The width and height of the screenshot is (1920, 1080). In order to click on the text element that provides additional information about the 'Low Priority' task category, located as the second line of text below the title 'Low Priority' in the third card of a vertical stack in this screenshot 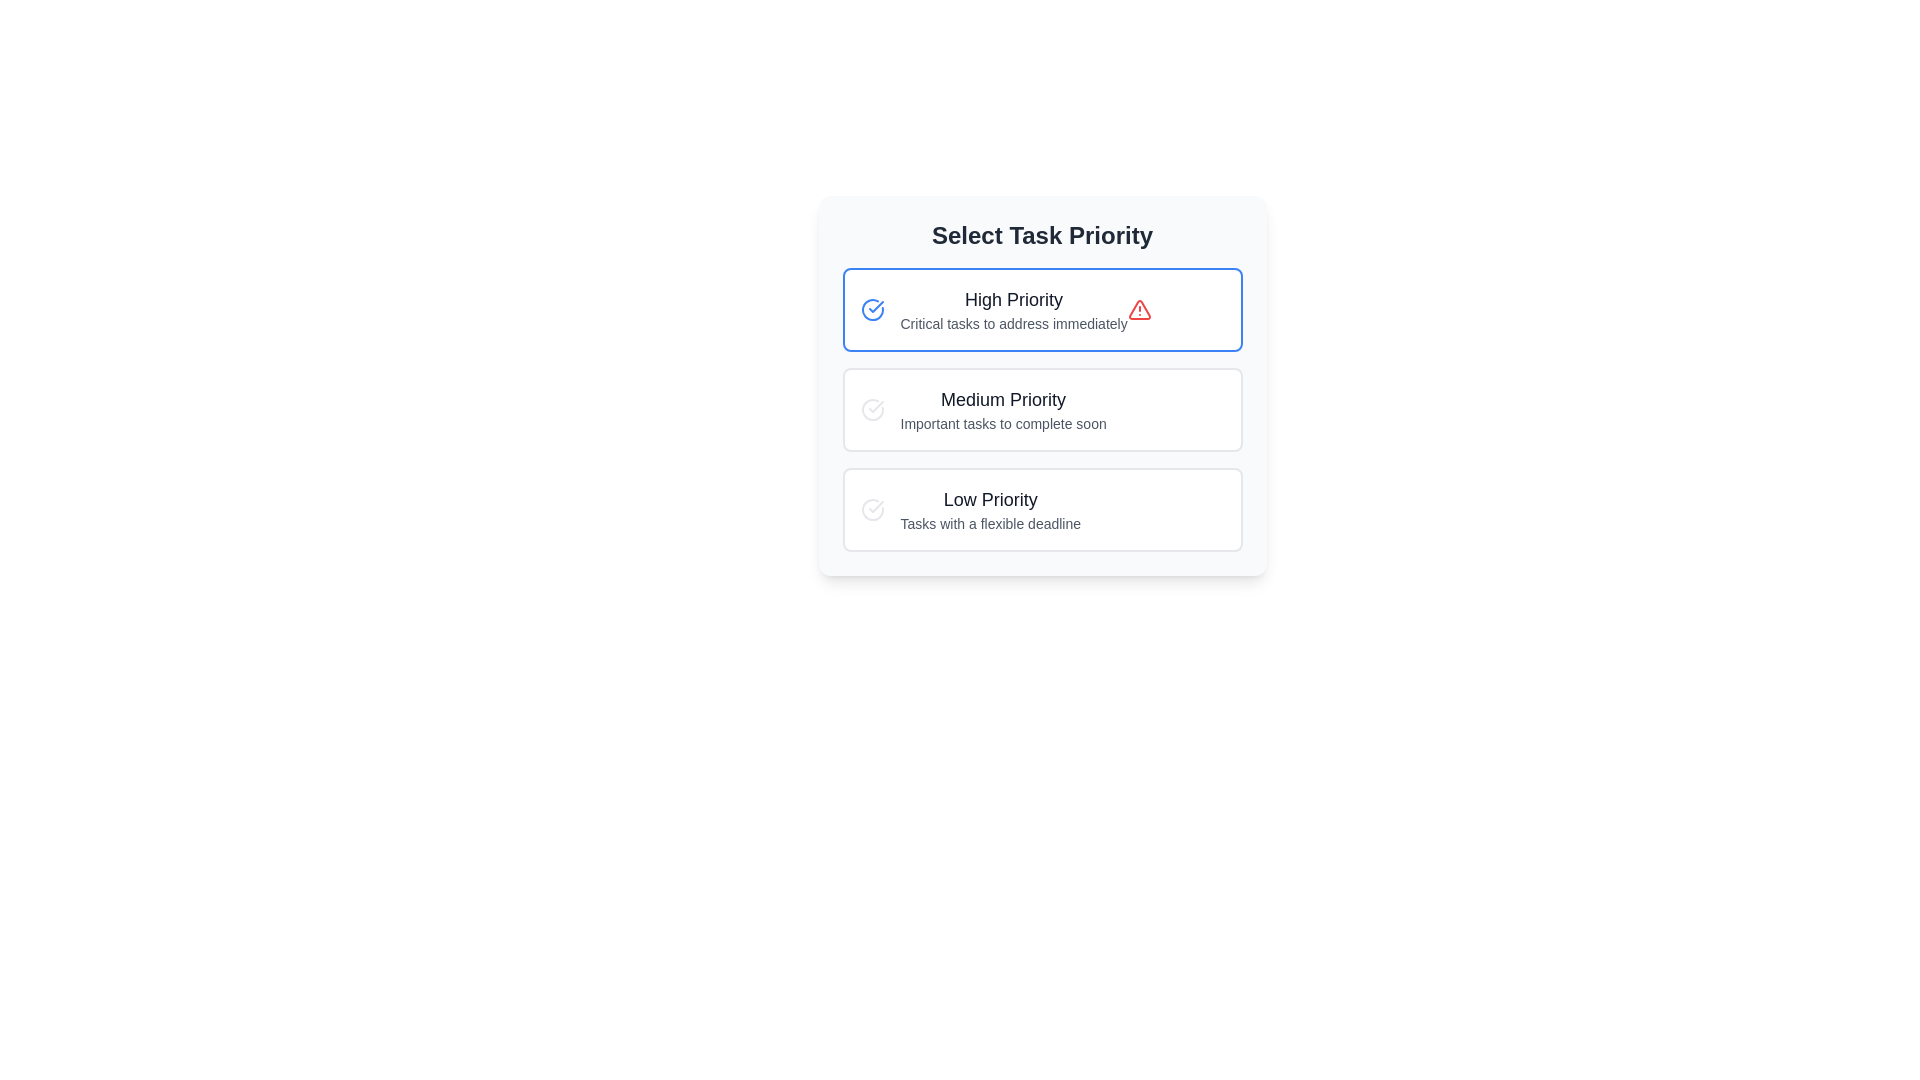, I will do `click(990, 523)`.